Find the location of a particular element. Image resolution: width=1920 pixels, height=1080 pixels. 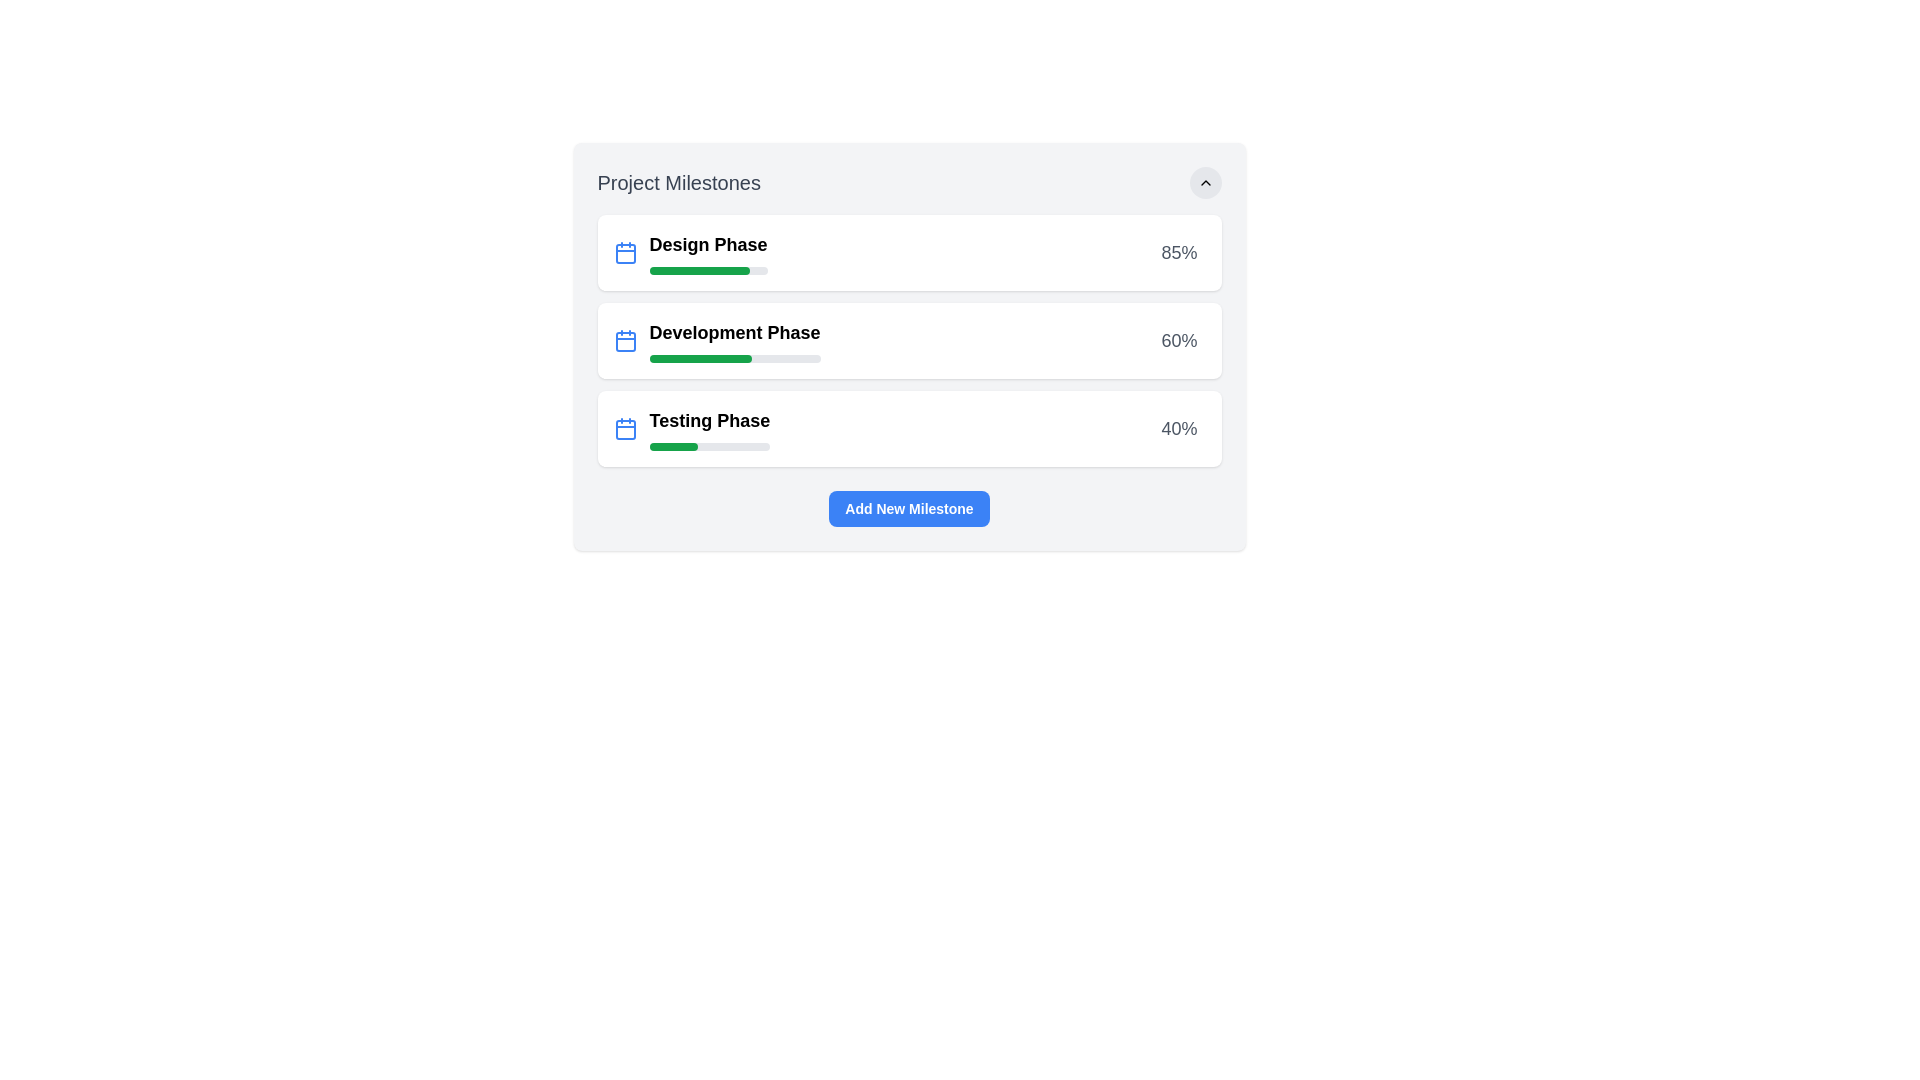

the calendar icon indicating the 'Development Phase' milestone is located at coordinates (624, 341).